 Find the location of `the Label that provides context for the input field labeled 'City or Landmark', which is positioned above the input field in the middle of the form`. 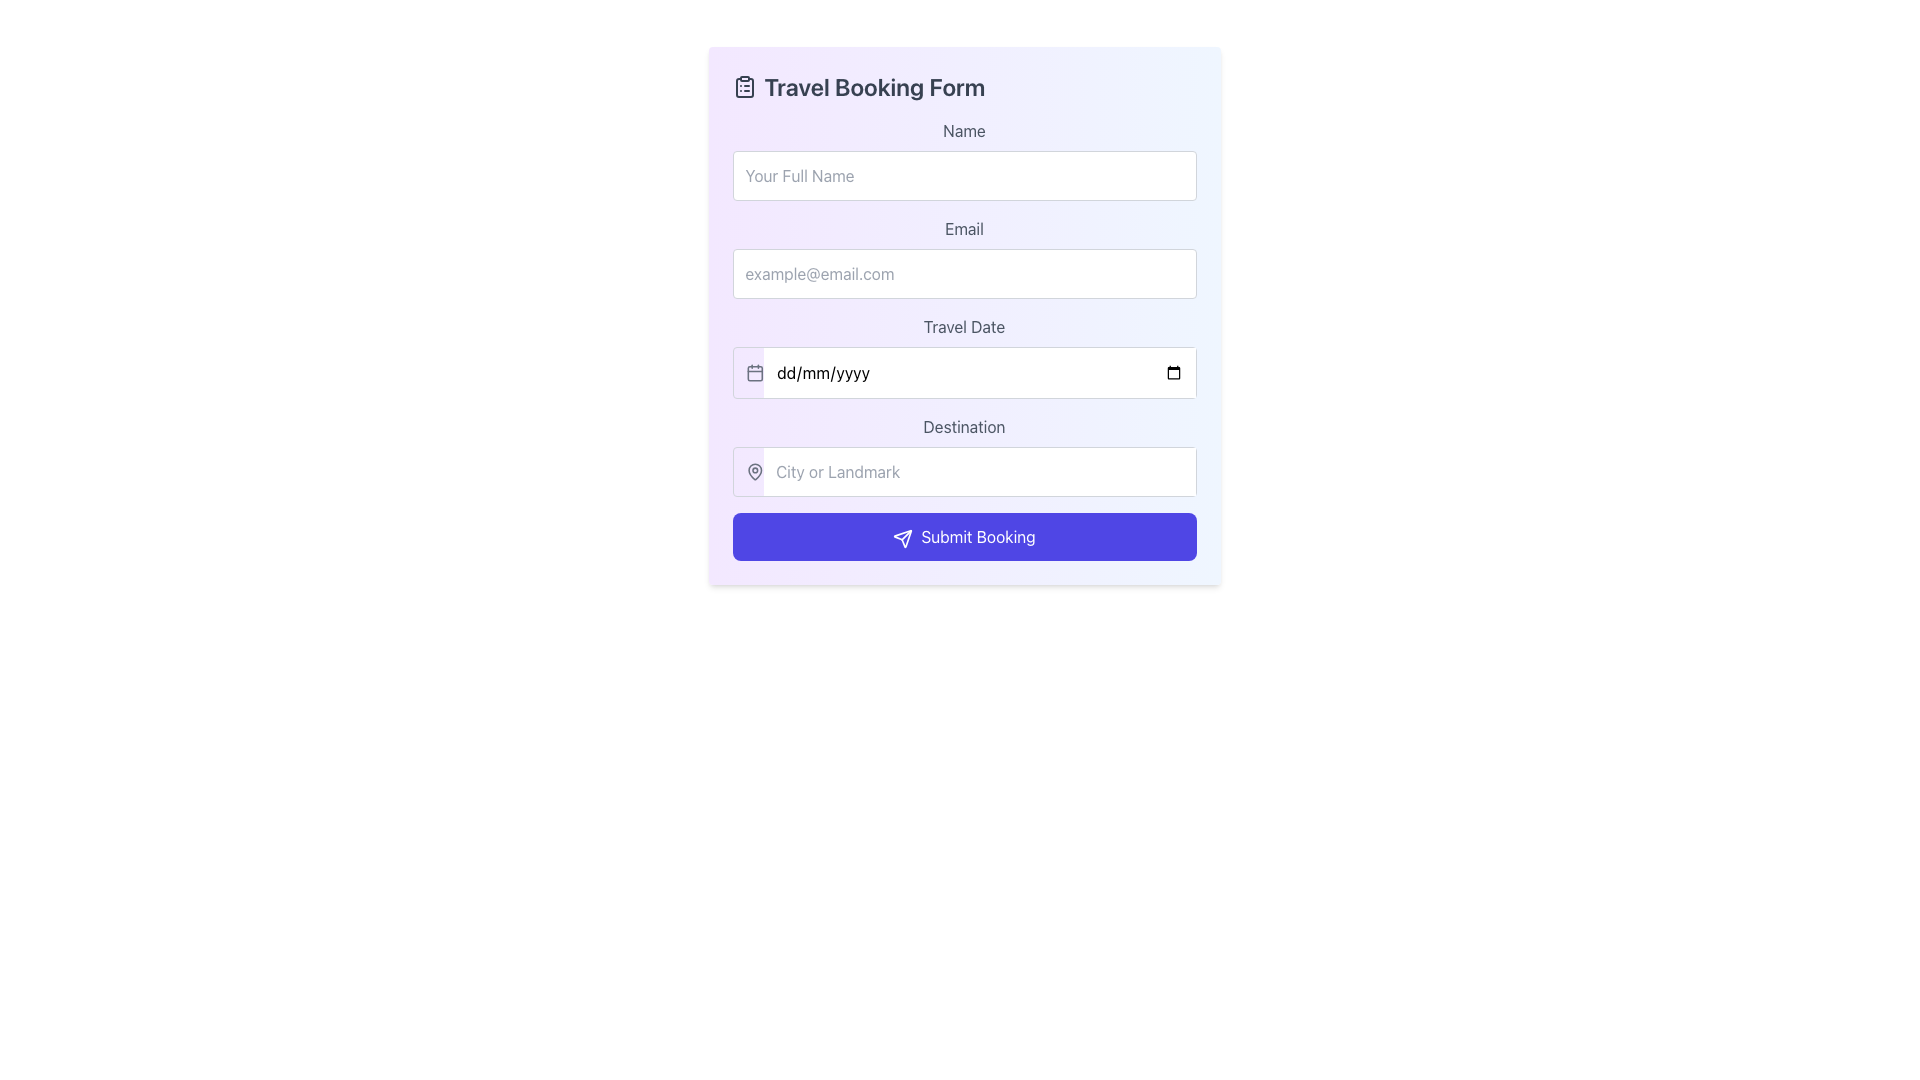

the Label that provides context for the input field labeled 'City or Landmark', which is positioned above the input field in the middle of the form is located at coordinates (964, 426).